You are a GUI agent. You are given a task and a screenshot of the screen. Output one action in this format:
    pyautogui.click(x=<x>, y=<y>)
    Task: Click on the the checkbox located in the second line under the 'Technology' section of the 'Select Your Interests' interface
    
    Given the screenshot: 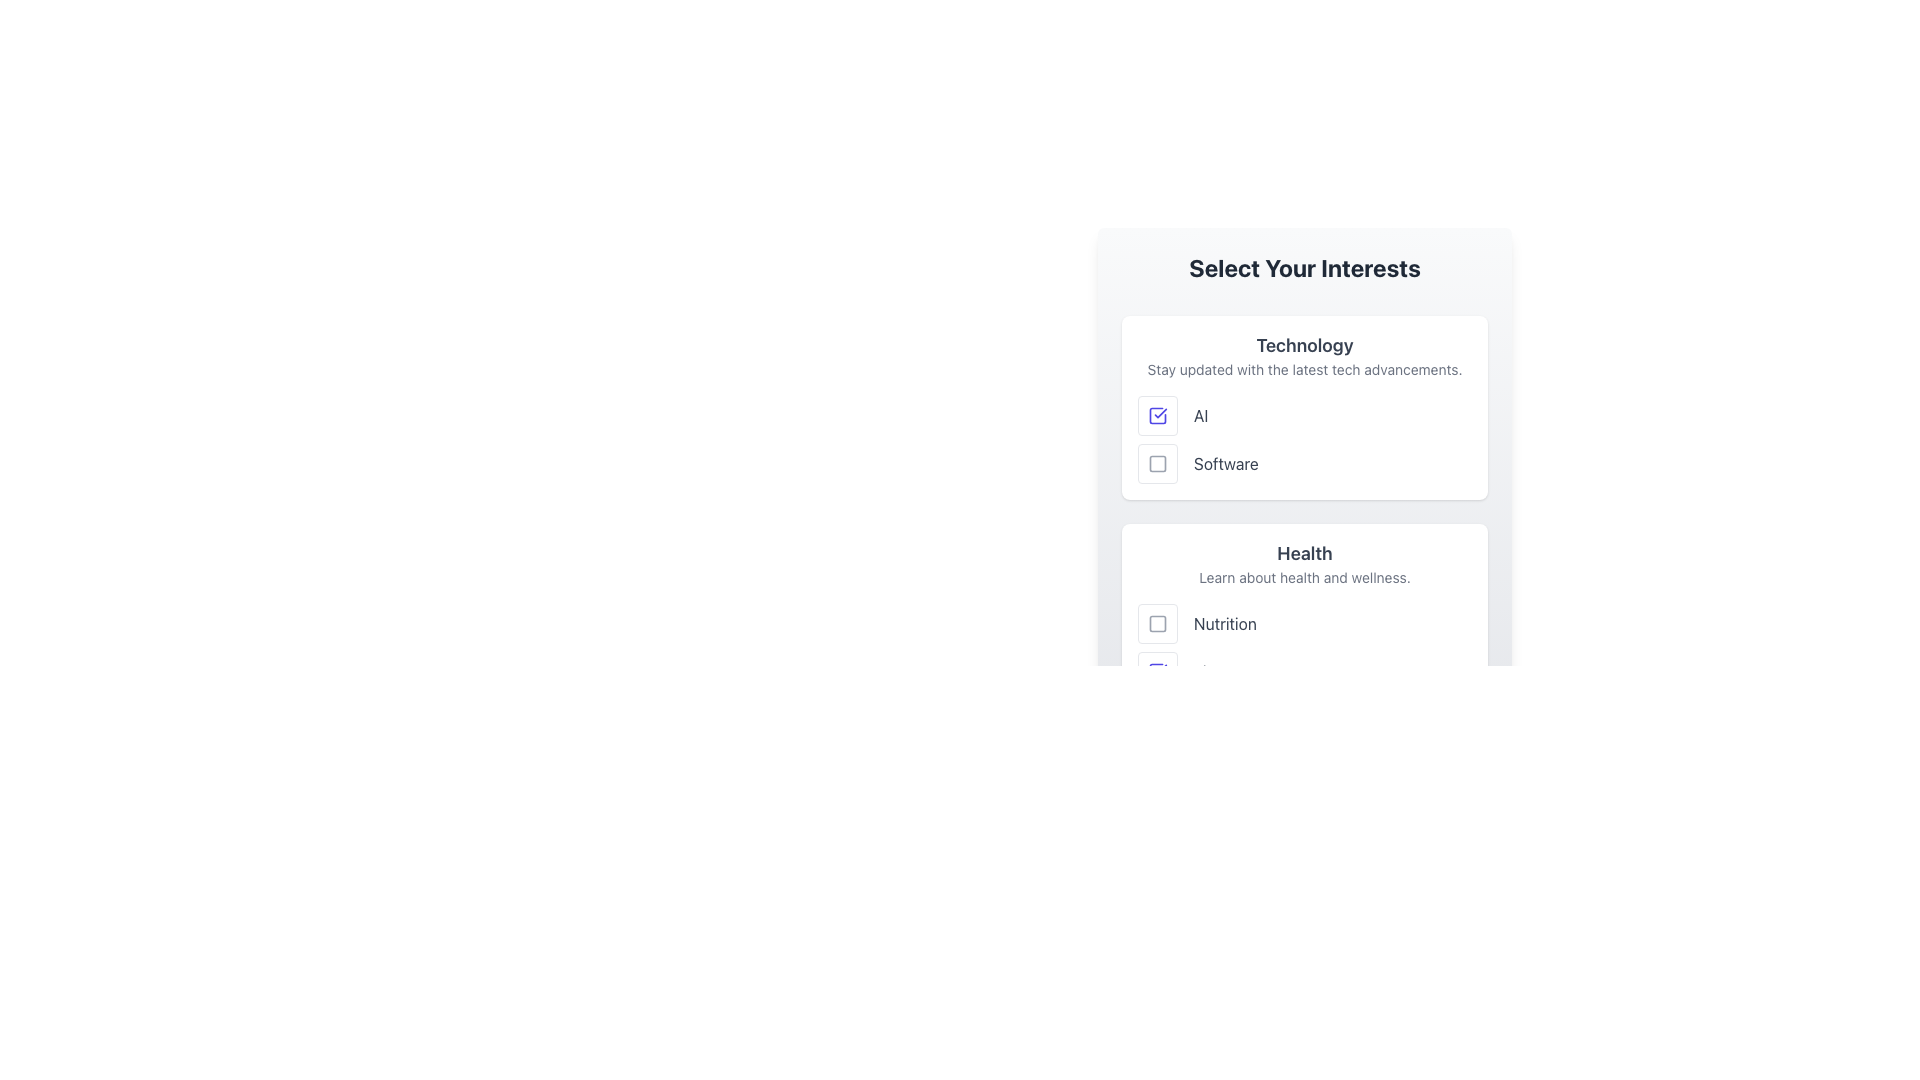 What is the action you would take?
    pyautogui.click(x=1305, y=463)
    